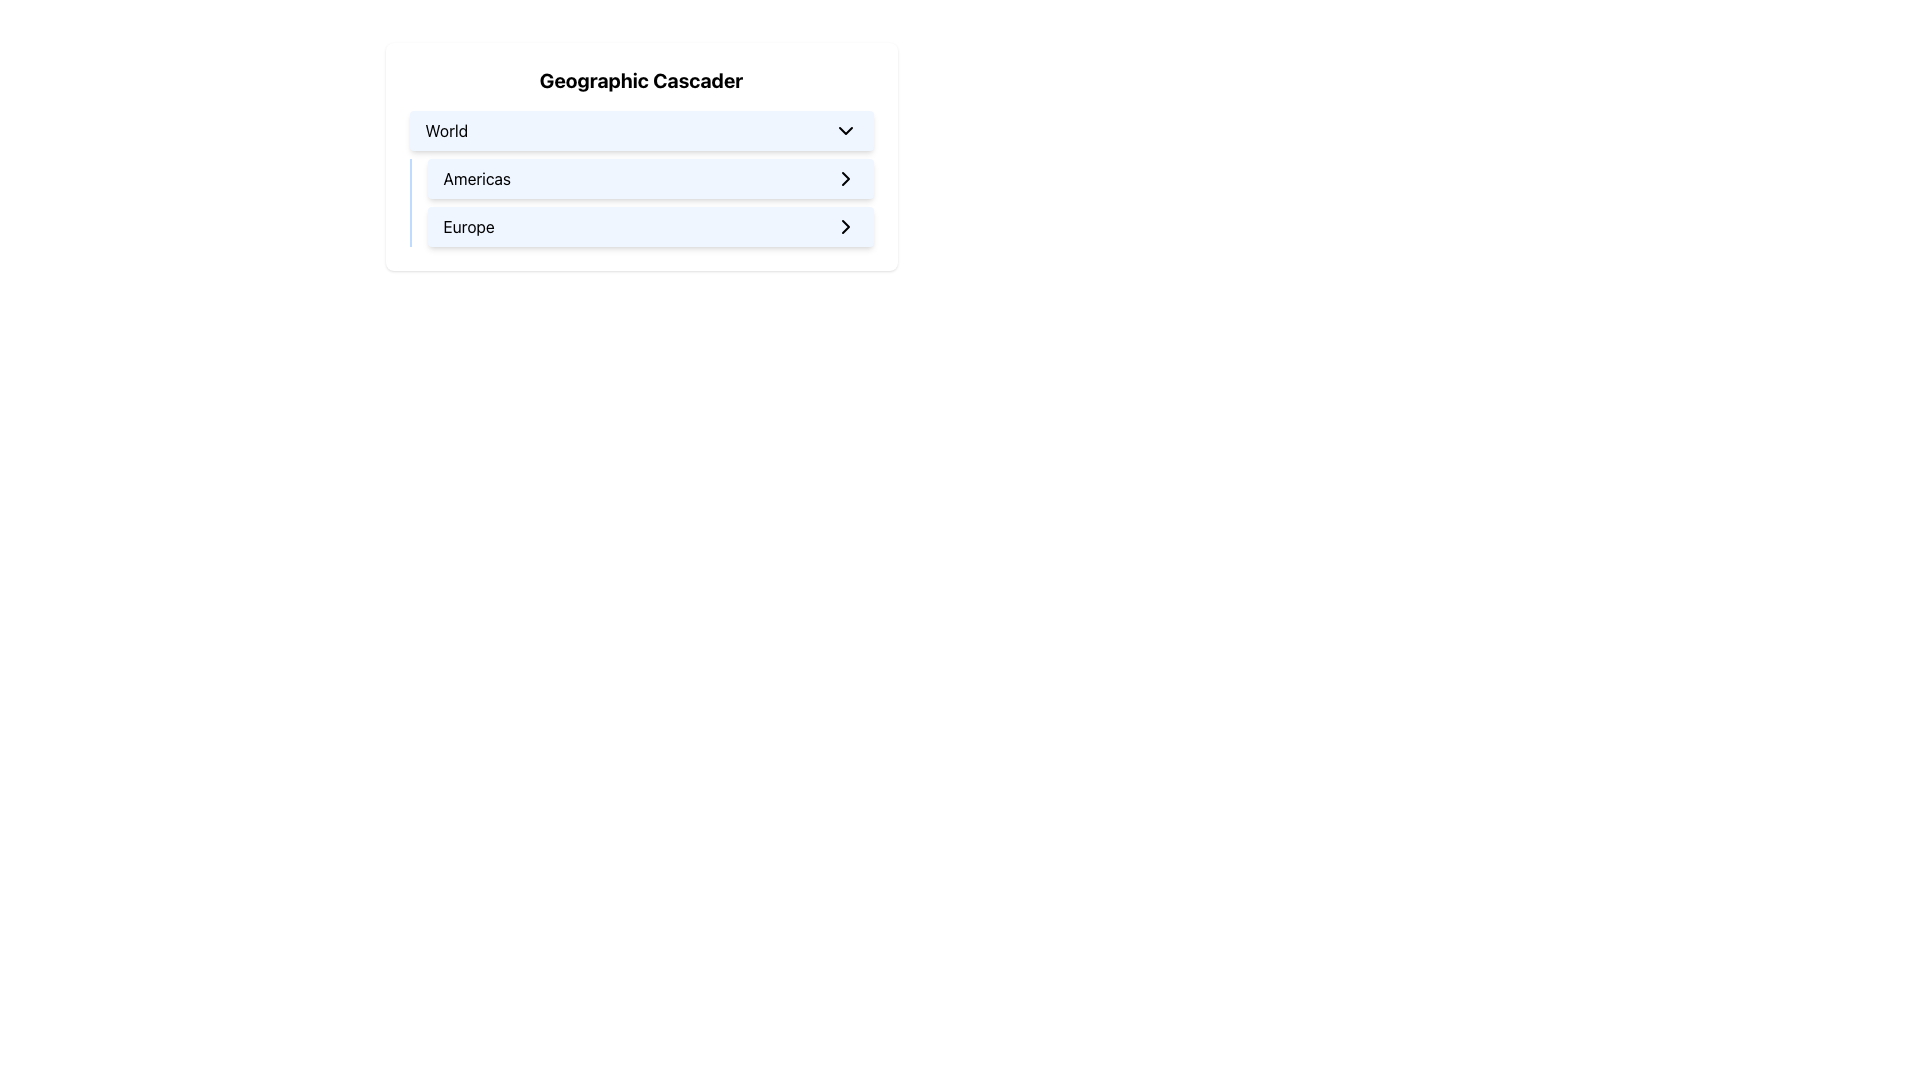 Image resolution: width=1920 pixels, height=1080 pixels. Describe the element at coordinates (845, 177) in the screenshot. I see `the Chevron (right) icon located at the far right end of the 'Americas' option` at that location.